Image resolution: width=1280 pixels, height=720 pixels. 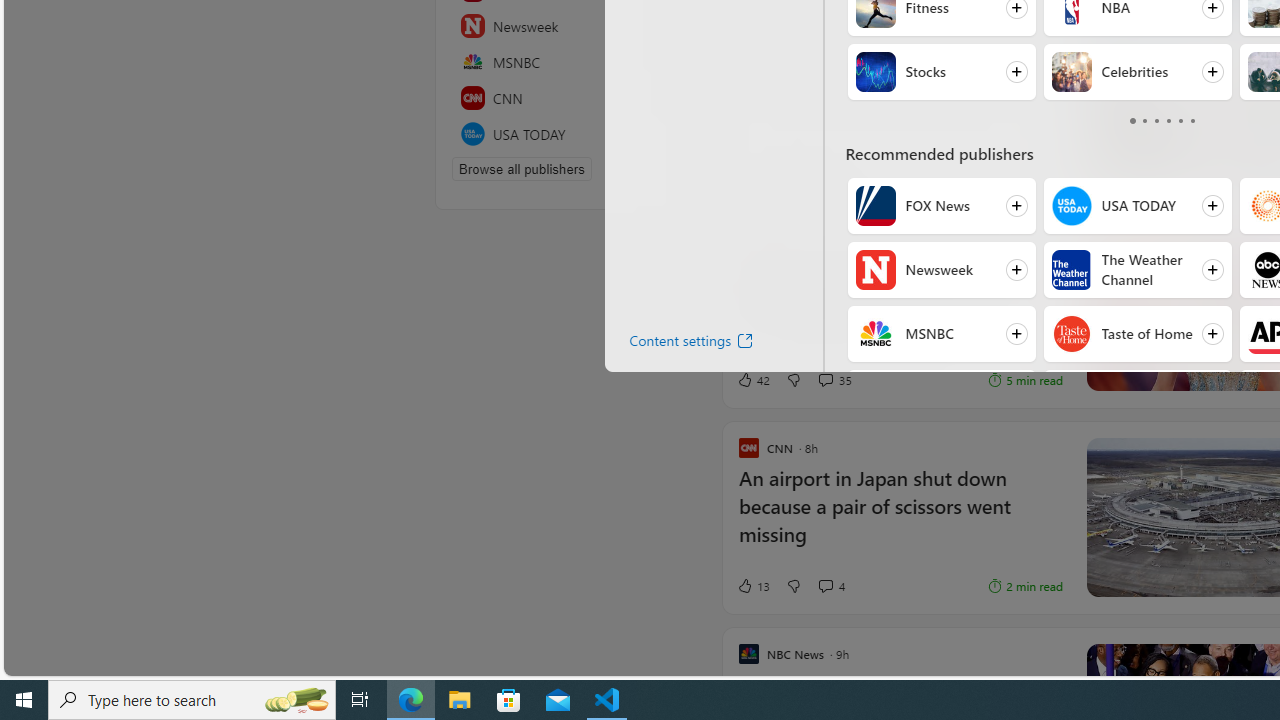 What do you see at coordinates (830, 585) in the screenshot?
I see `'View comments 4 Comment'` at bounding box center [830, 585].